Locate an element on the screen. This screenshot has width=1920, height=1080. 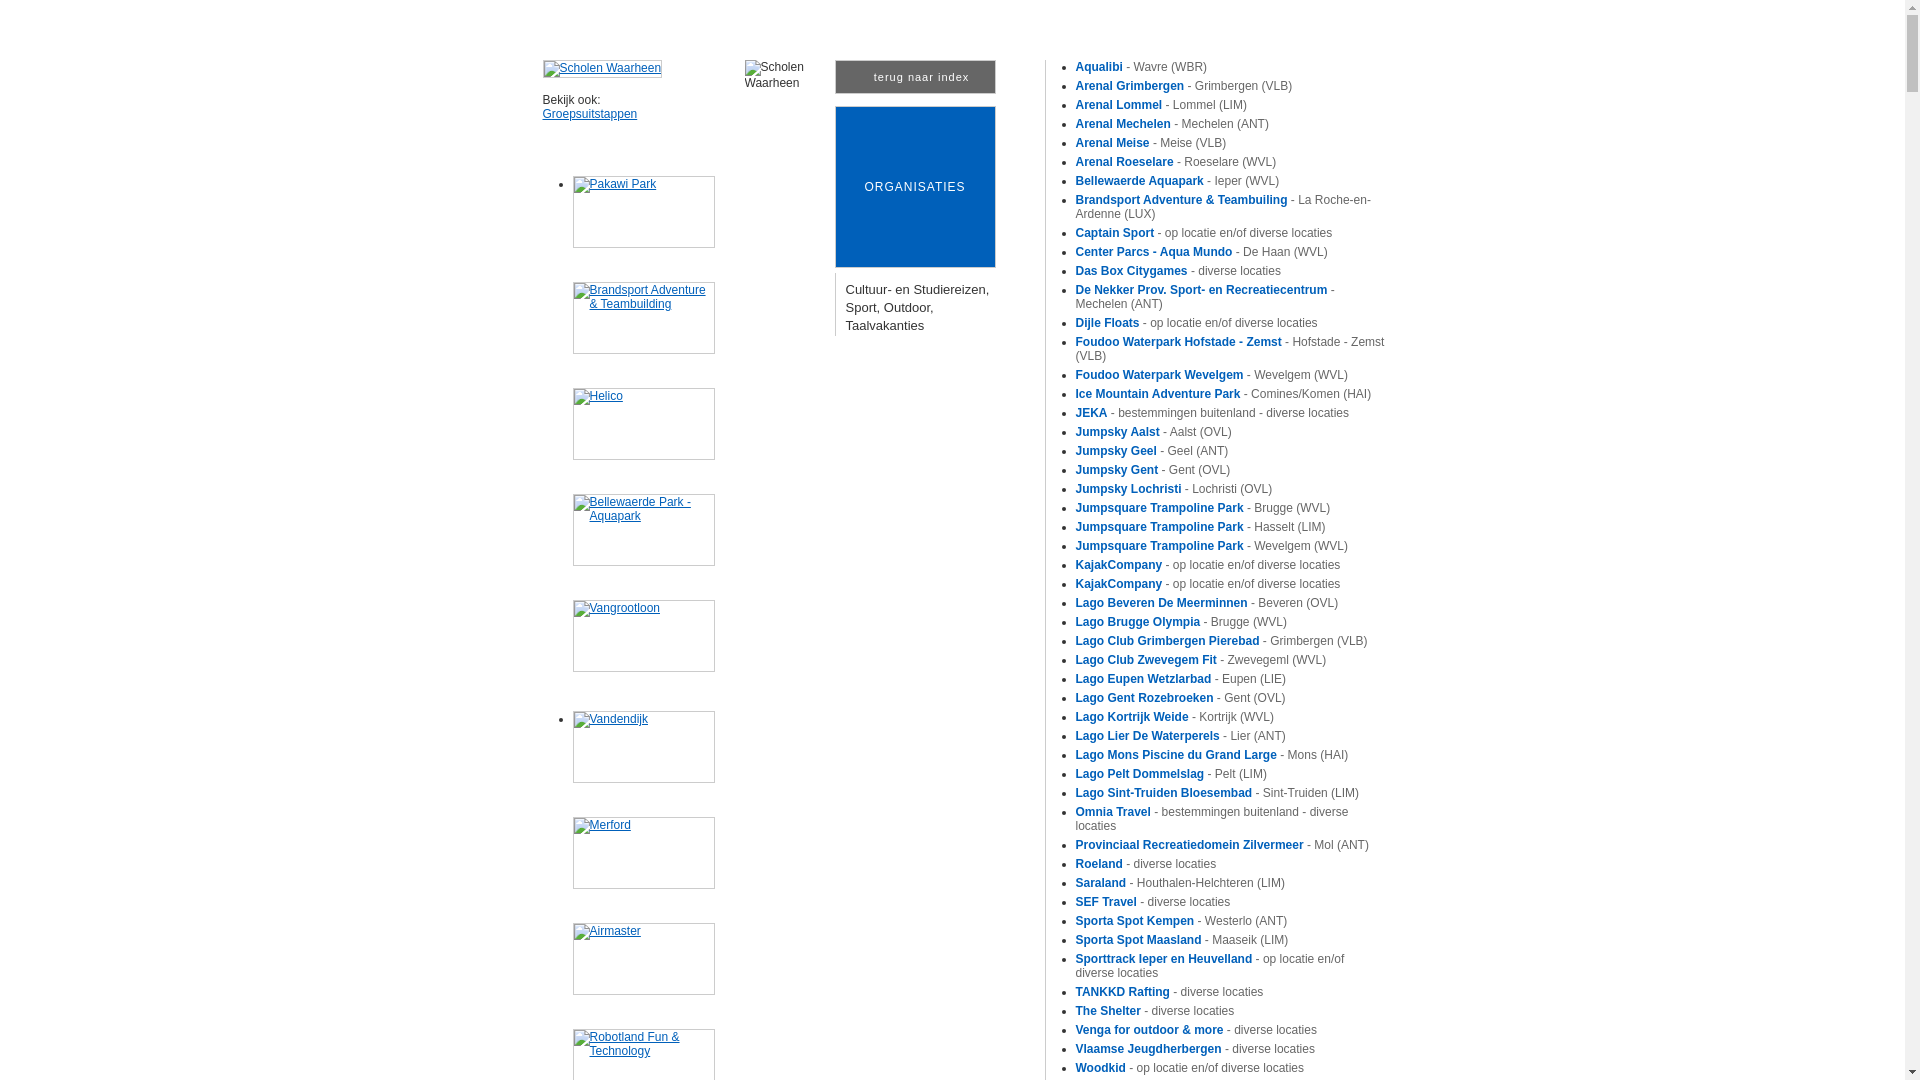
'De Nekker Prov. Sport- en Recreatiecentrum - Mechelen (ANT)' is located at coordinates (1204, 297).